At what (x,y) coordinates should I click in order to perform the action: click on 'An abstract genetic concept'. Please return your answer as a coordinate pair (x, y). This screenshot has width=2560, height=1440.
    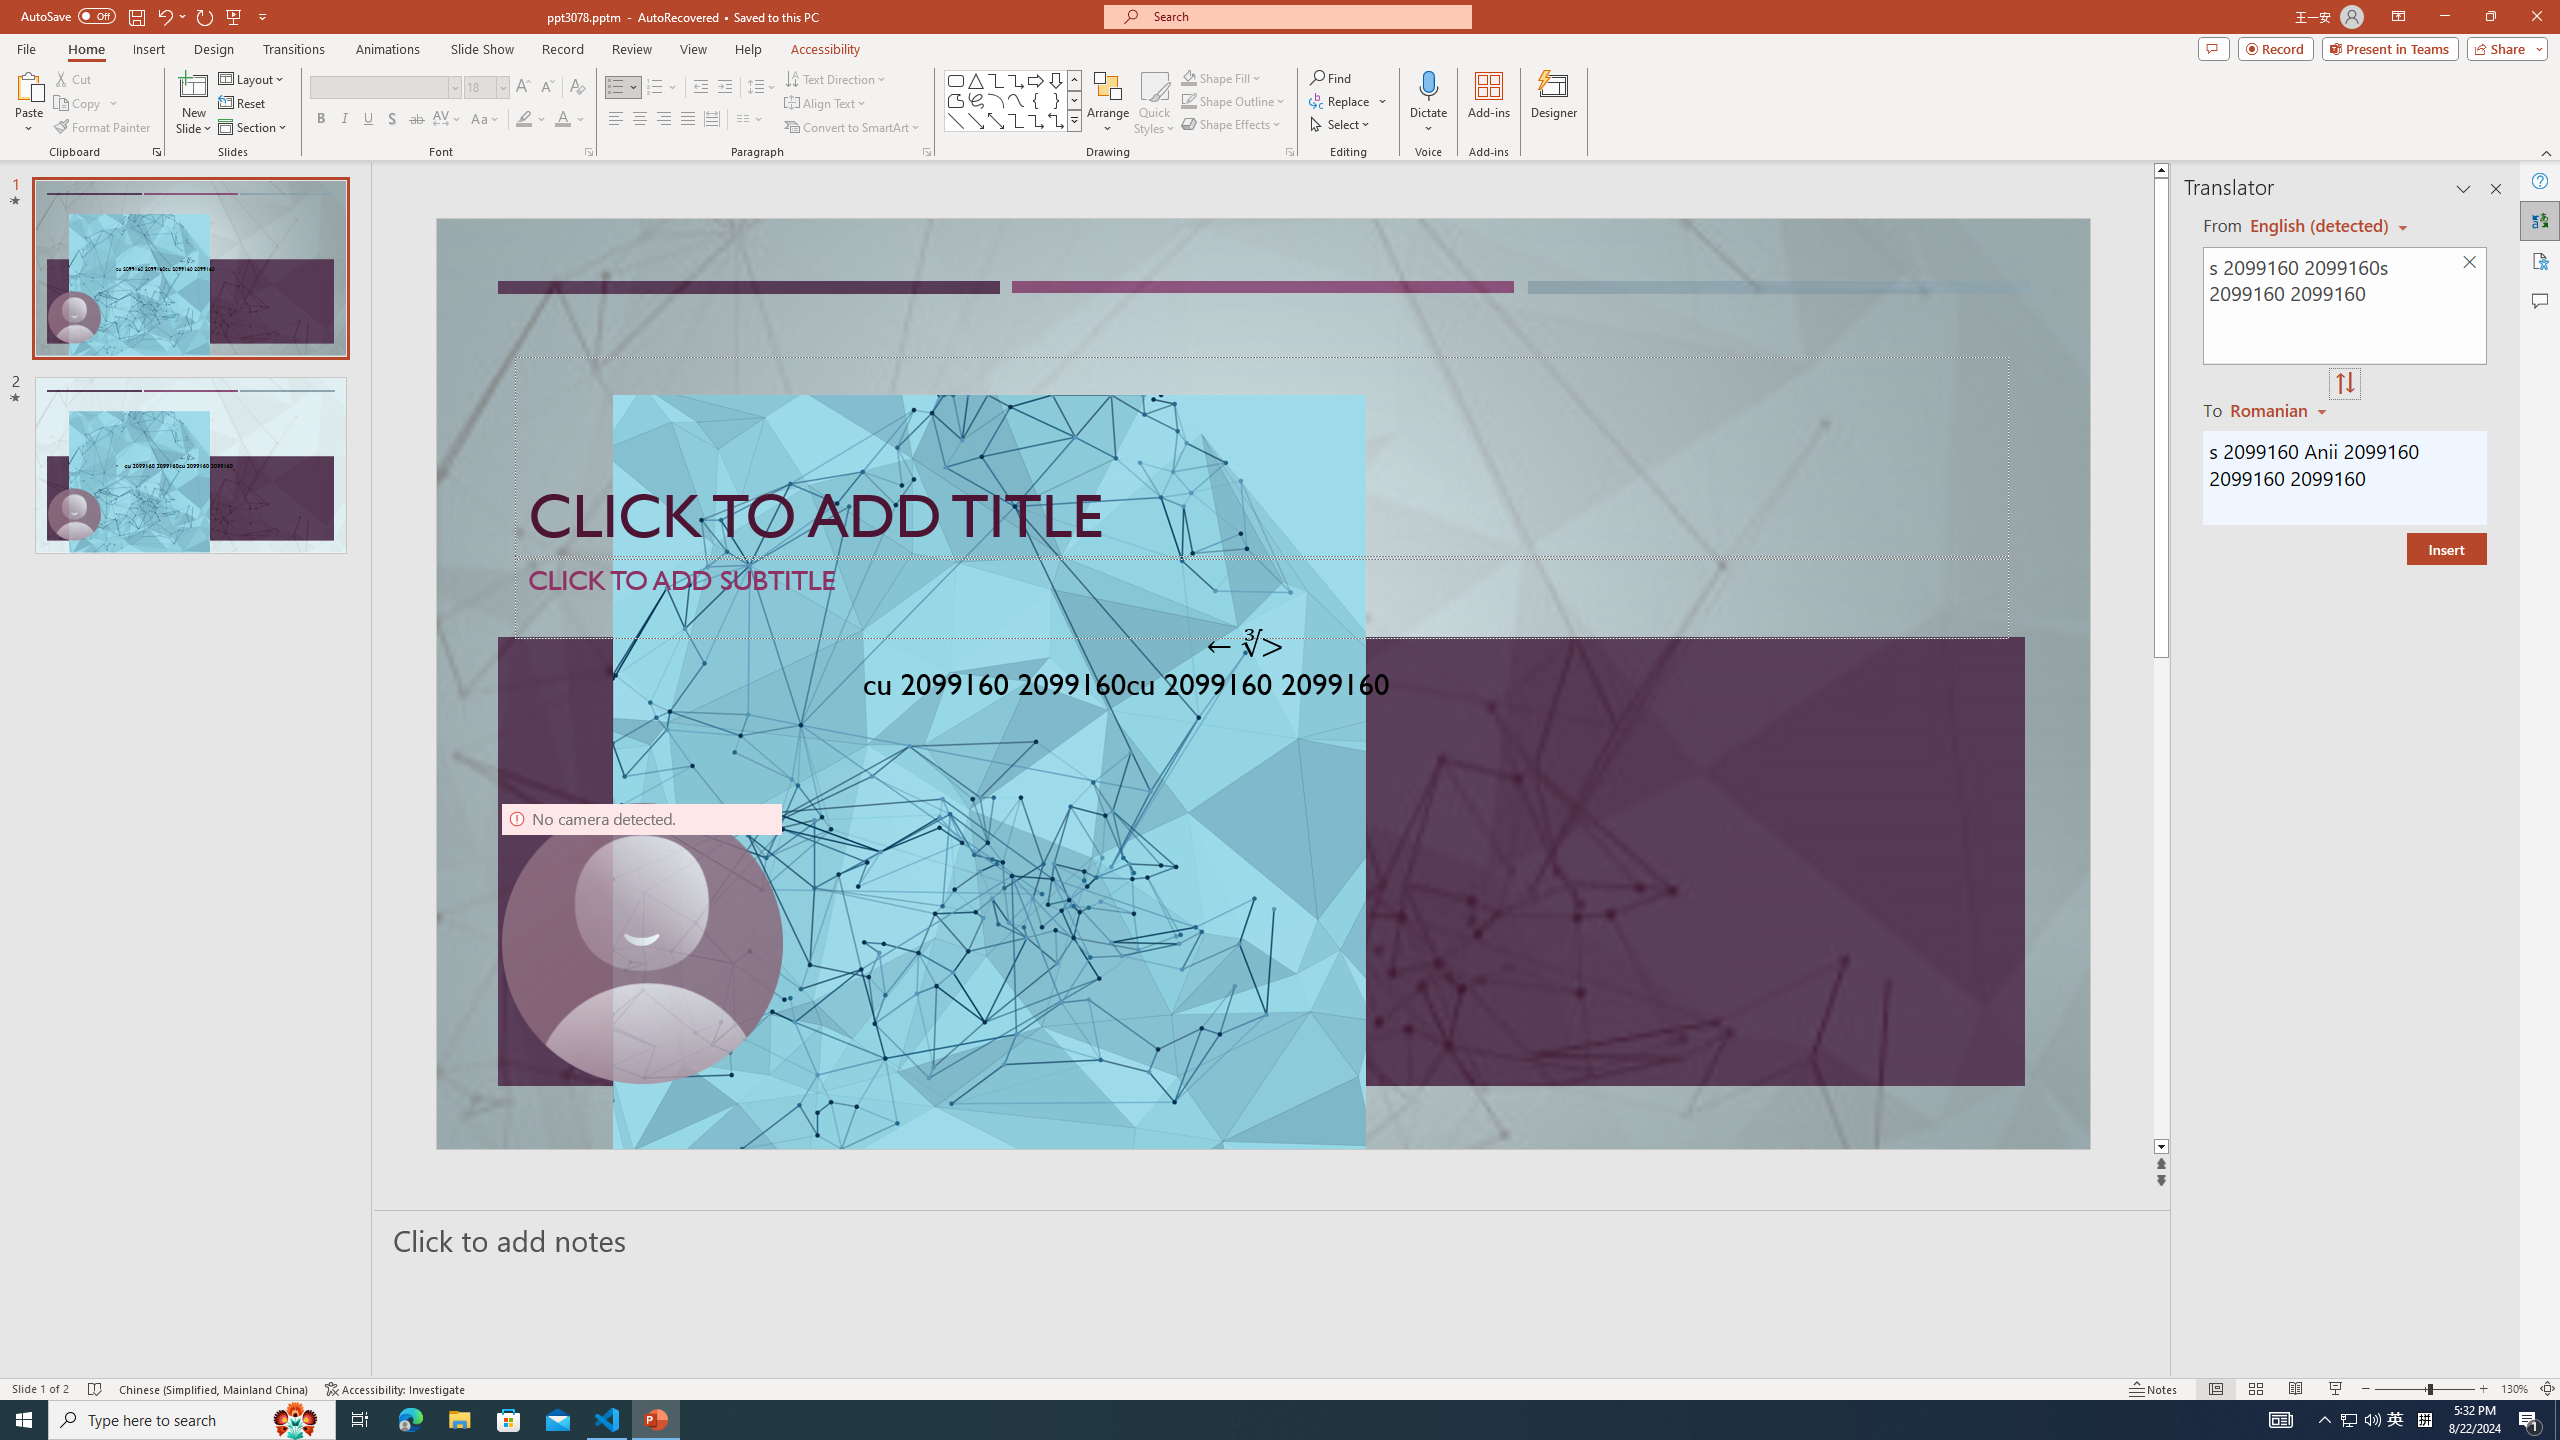
    Looking at the image, I should click on (1263, 683).